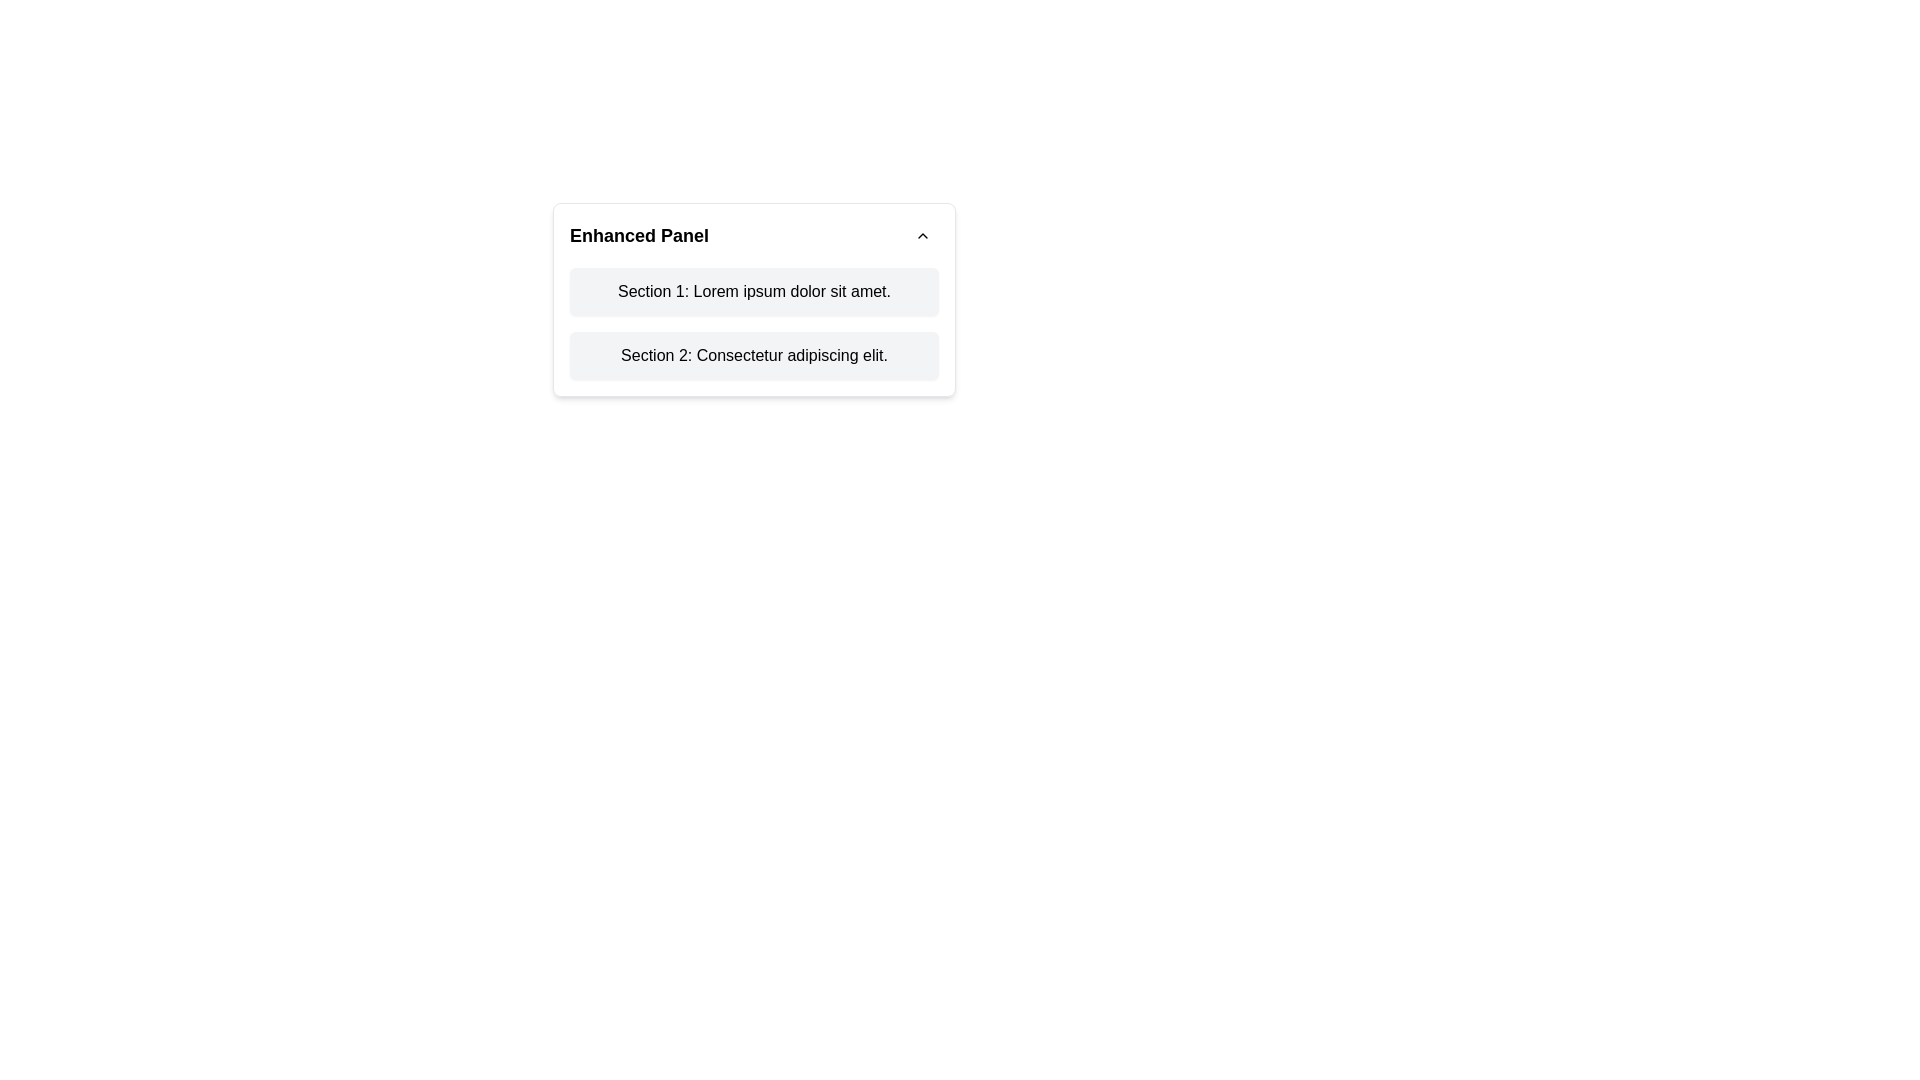 The width and height of the screenshot is (1920, 1080). Describe the element at coordinates (921, 234) in the screenshot. I see `the circular button with an upward arrow icon located in the top right corner of the 'Enhanced Panel'` at that location.